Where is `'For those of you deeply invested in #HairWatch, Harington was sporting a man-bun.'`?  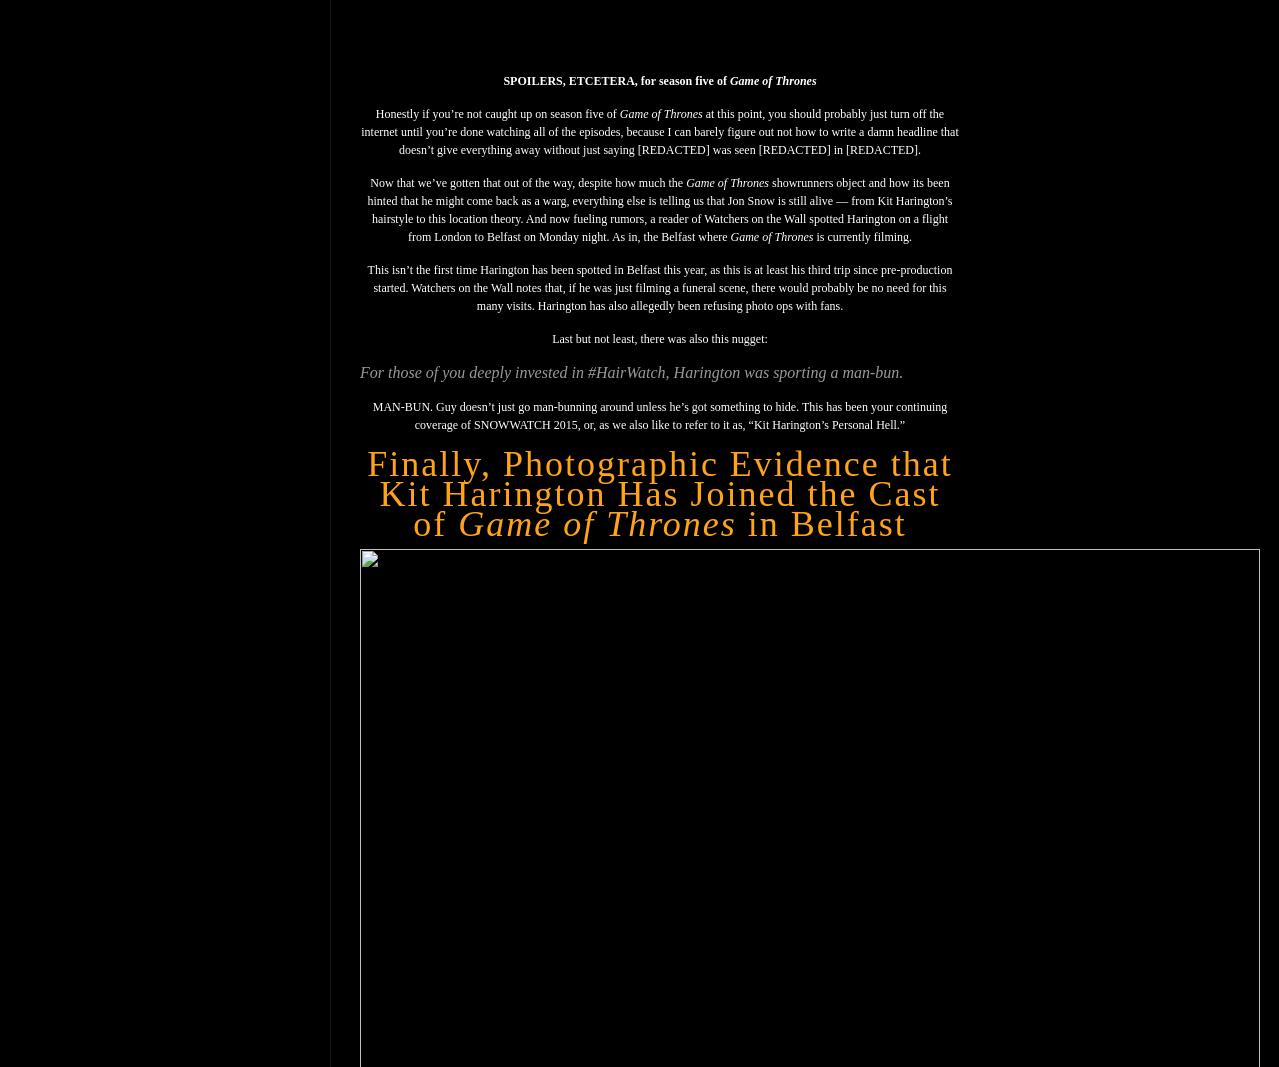 'For those of you deeply invested in #HairWatch, Harington was sporting a man-bun.' is located at coordinates (359, 371).